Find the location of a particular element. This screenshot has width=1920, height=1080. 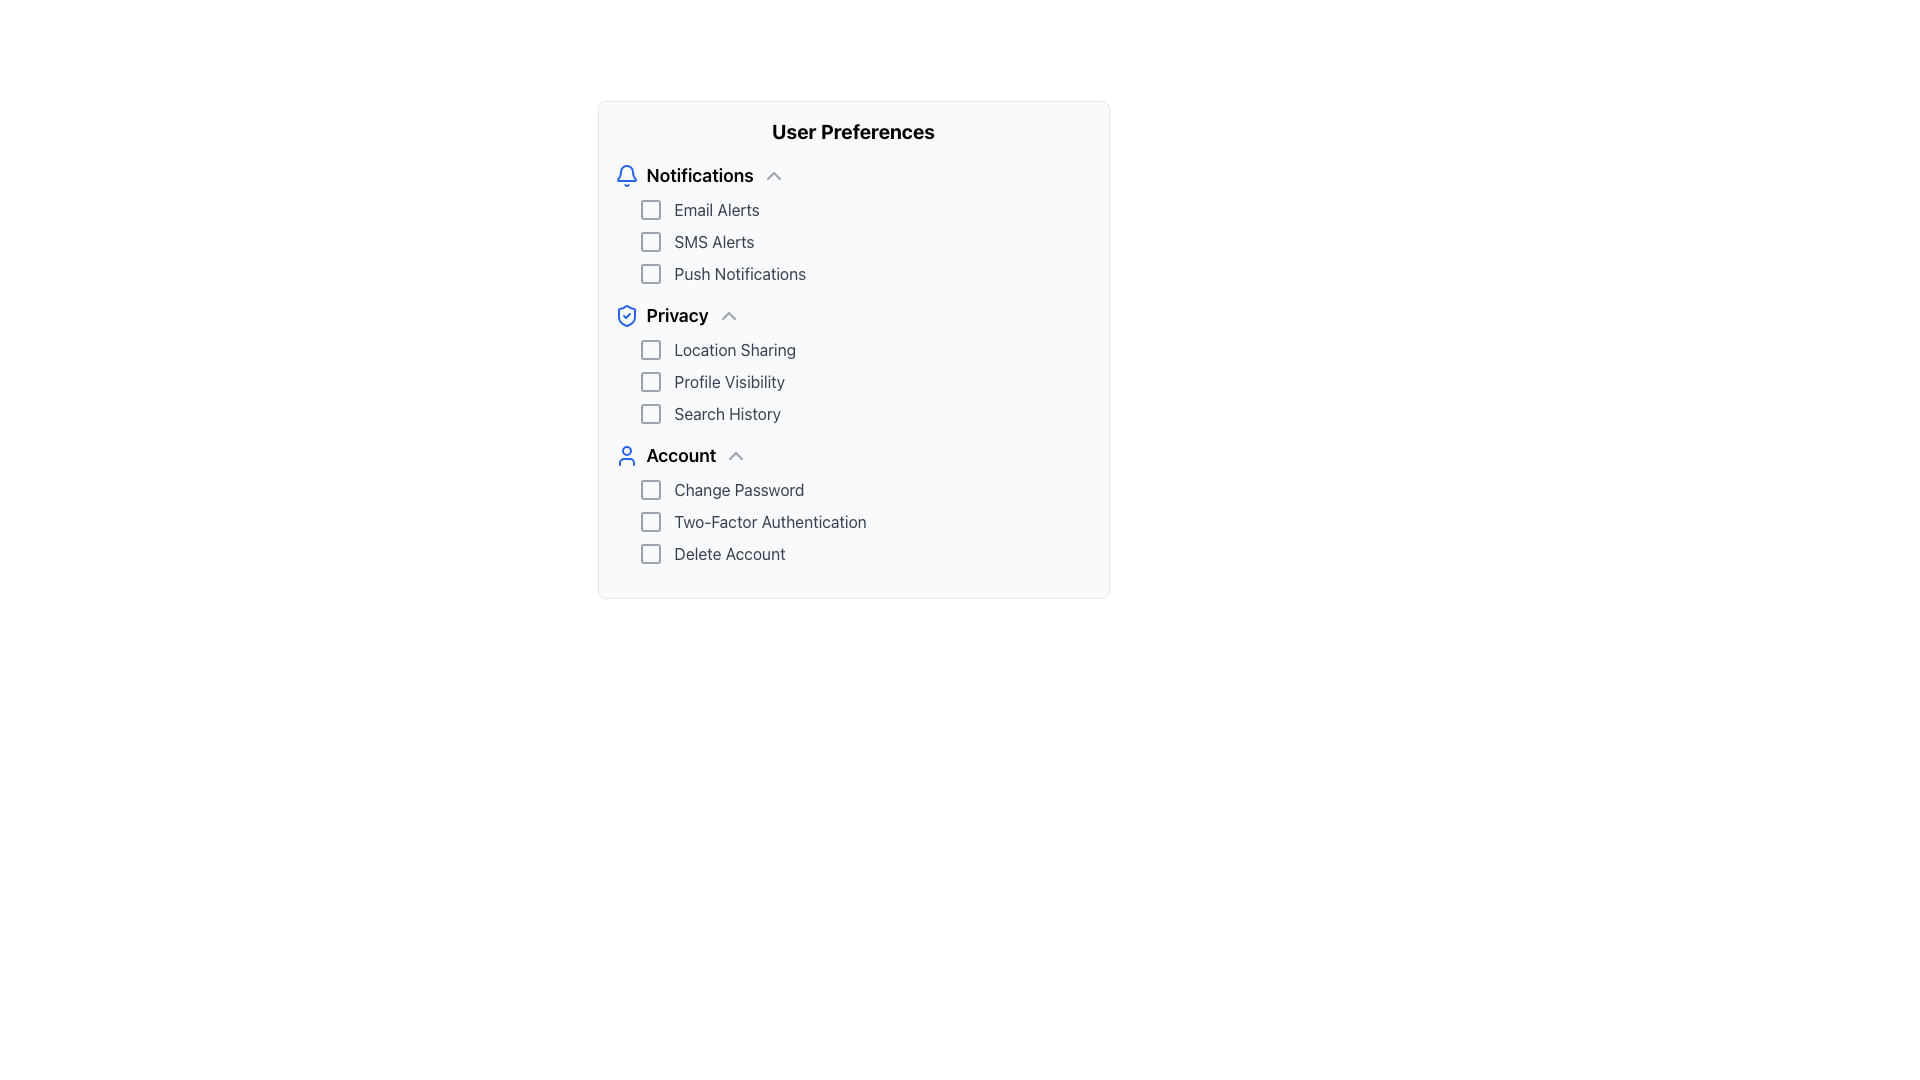

the checkbox for 'Profile Visibility' in the Privacy section is located at coordinates (650, 381).